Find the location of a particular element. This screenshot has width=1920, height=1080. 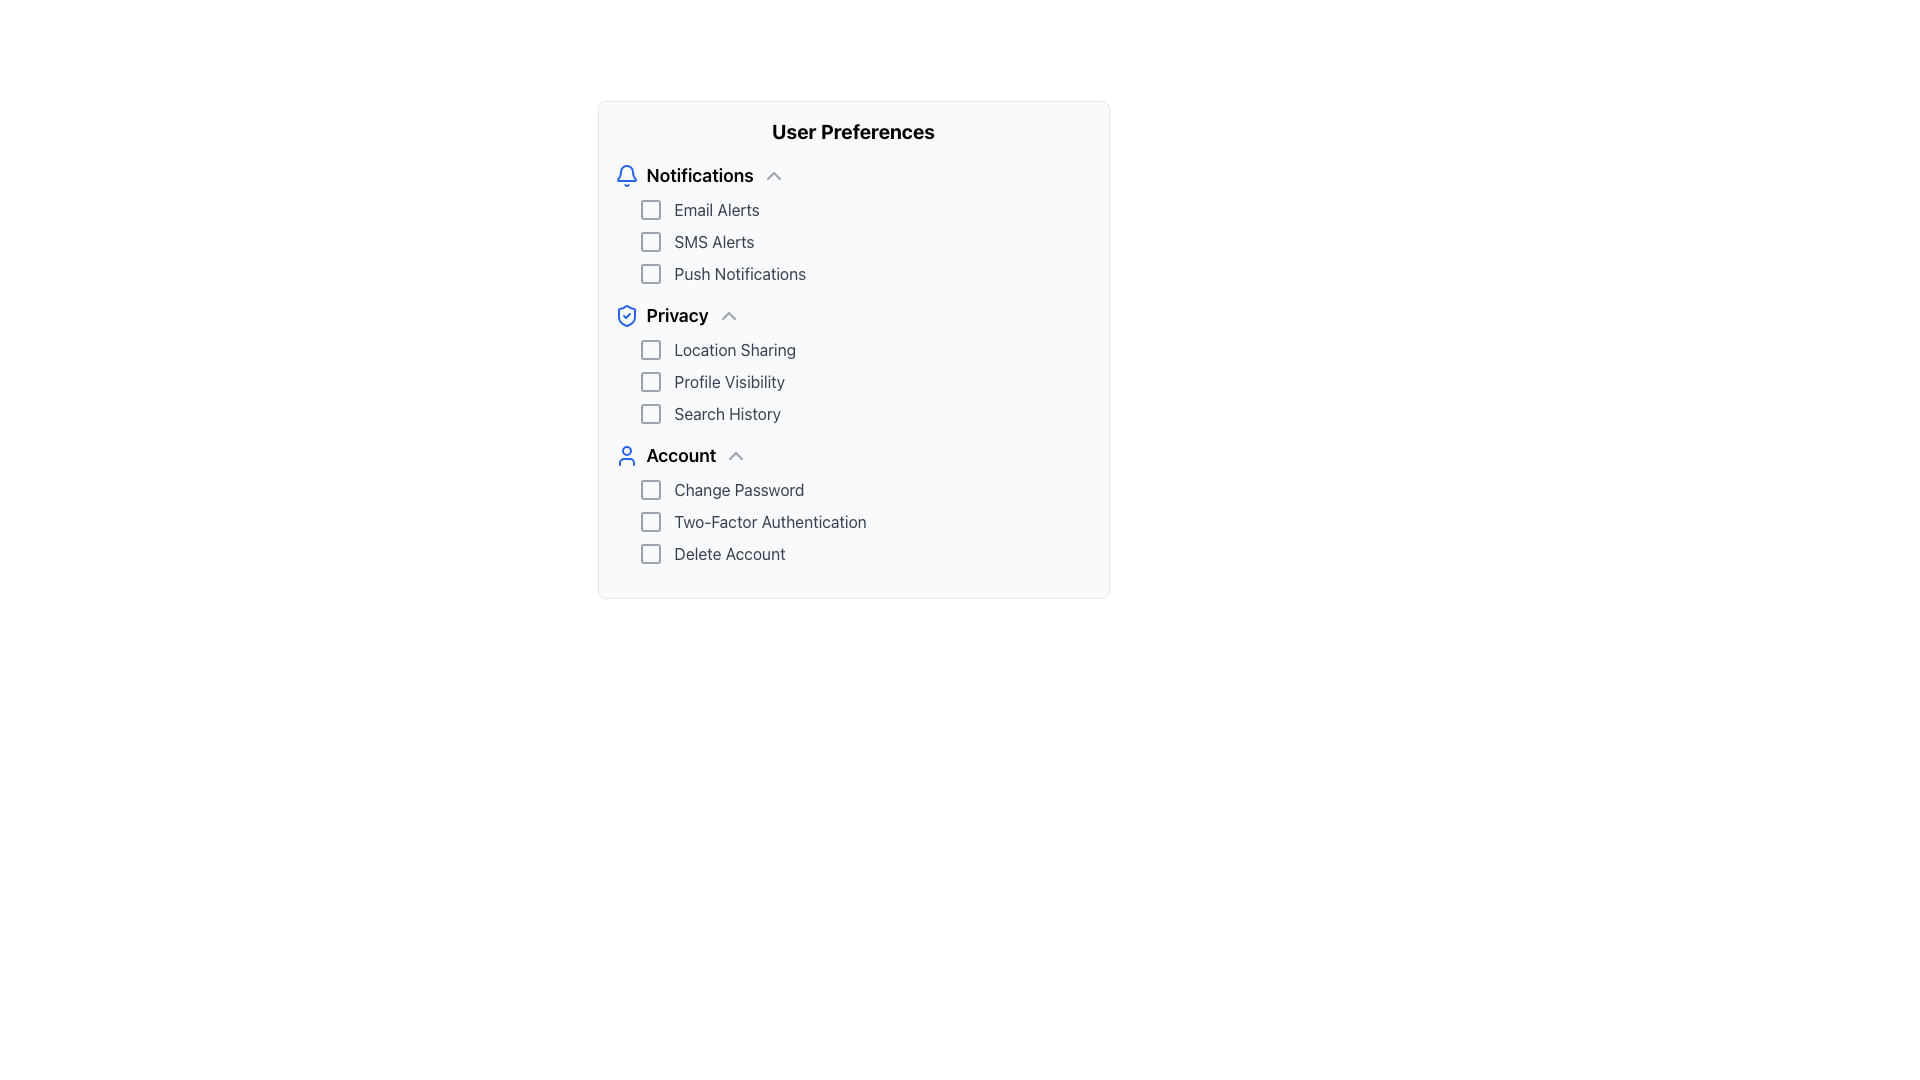

the checkbox for 'Profile Visibility' in the Privacy section is located at coordinates (650, 381).